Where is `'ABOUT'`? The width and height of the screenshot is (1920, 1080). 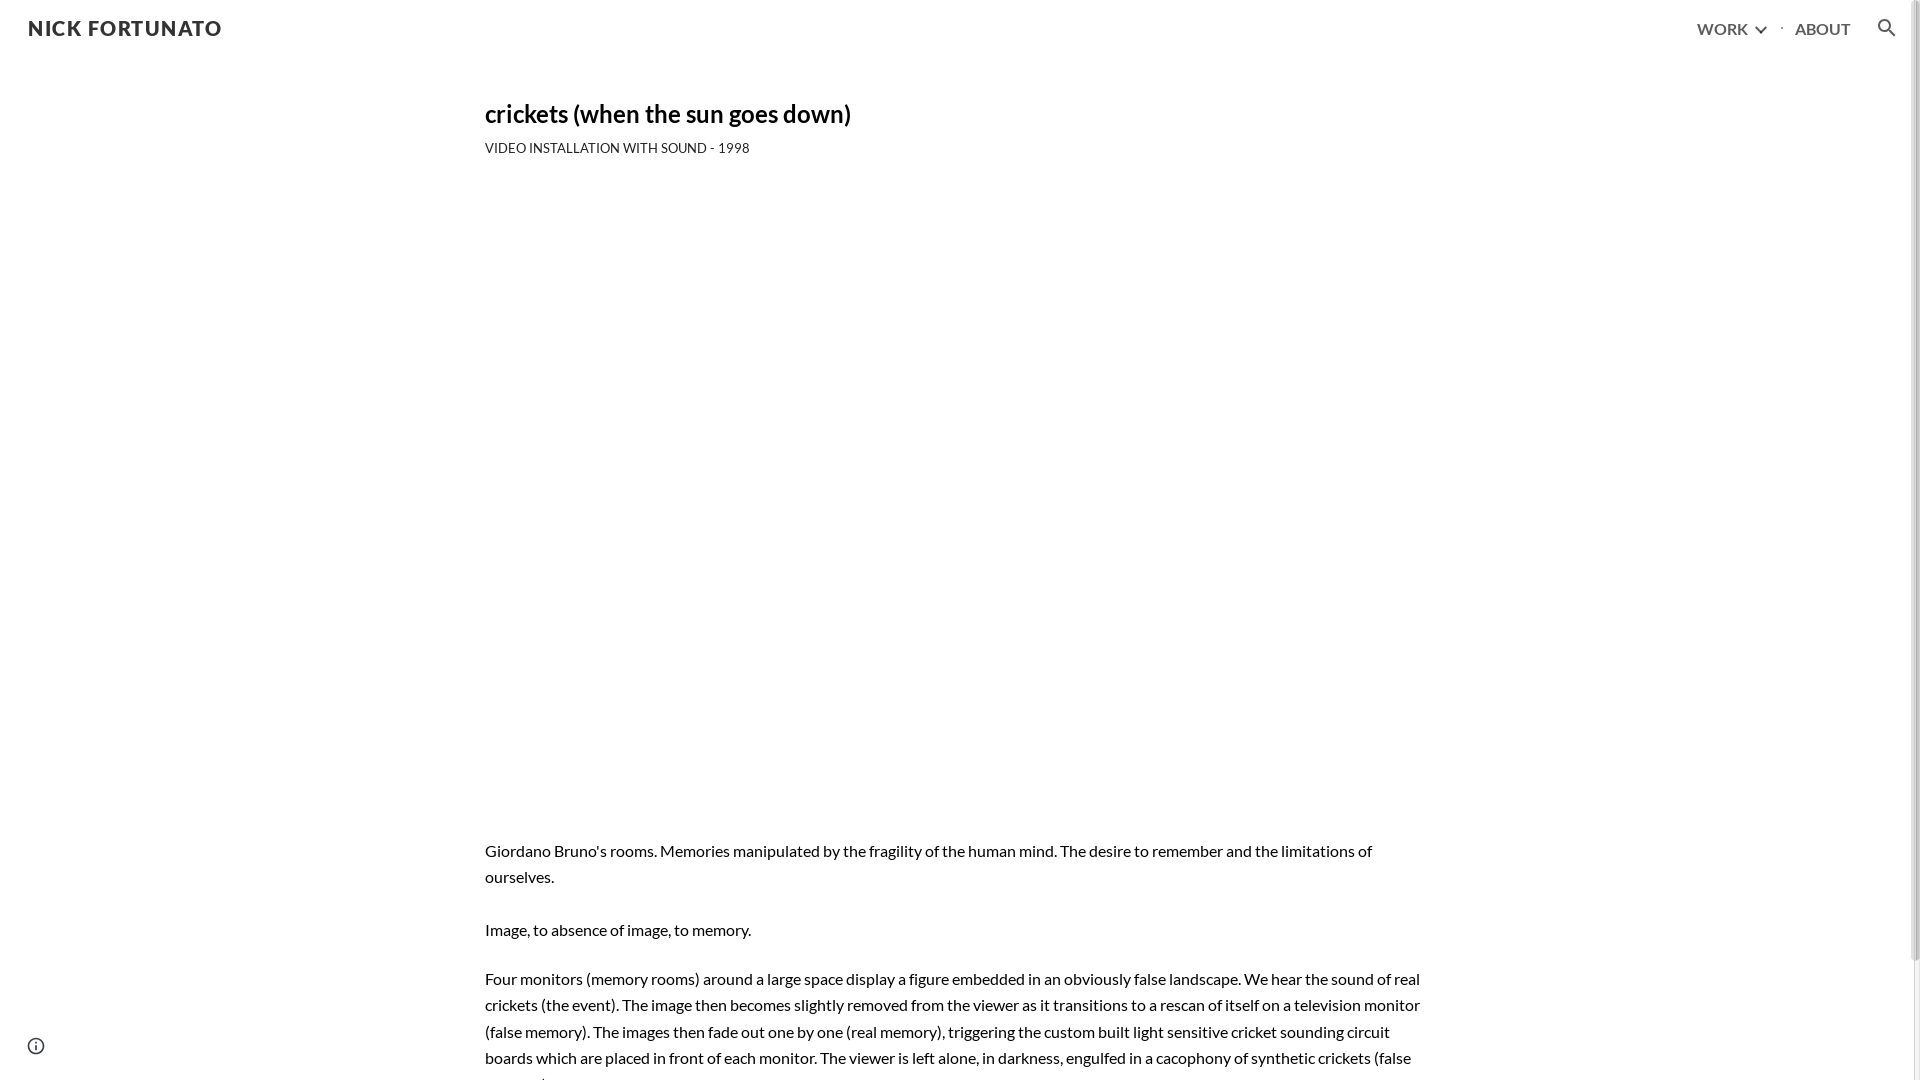
'ABOUT' is located at coordinates (1823, 27).